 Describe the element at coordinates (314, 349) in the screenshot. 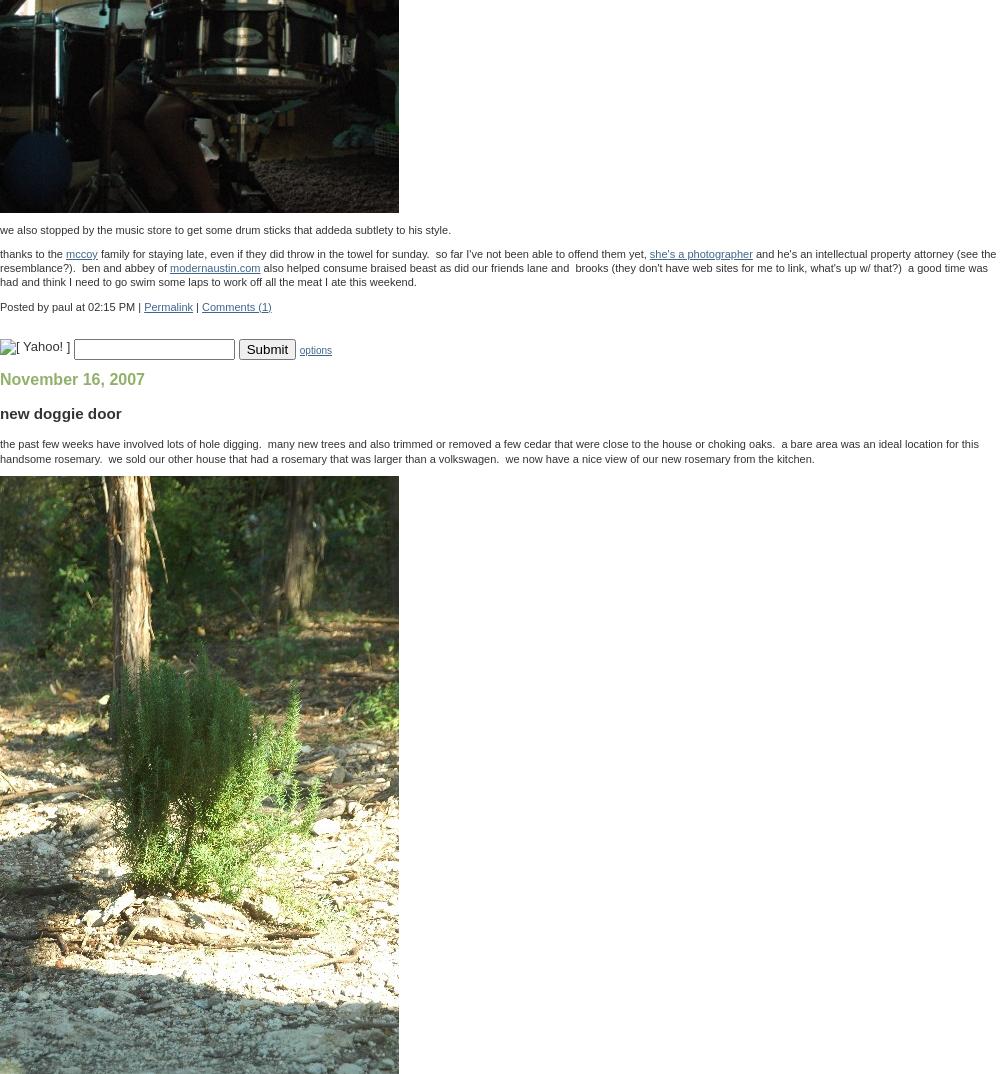

I see `'options'` at that location.